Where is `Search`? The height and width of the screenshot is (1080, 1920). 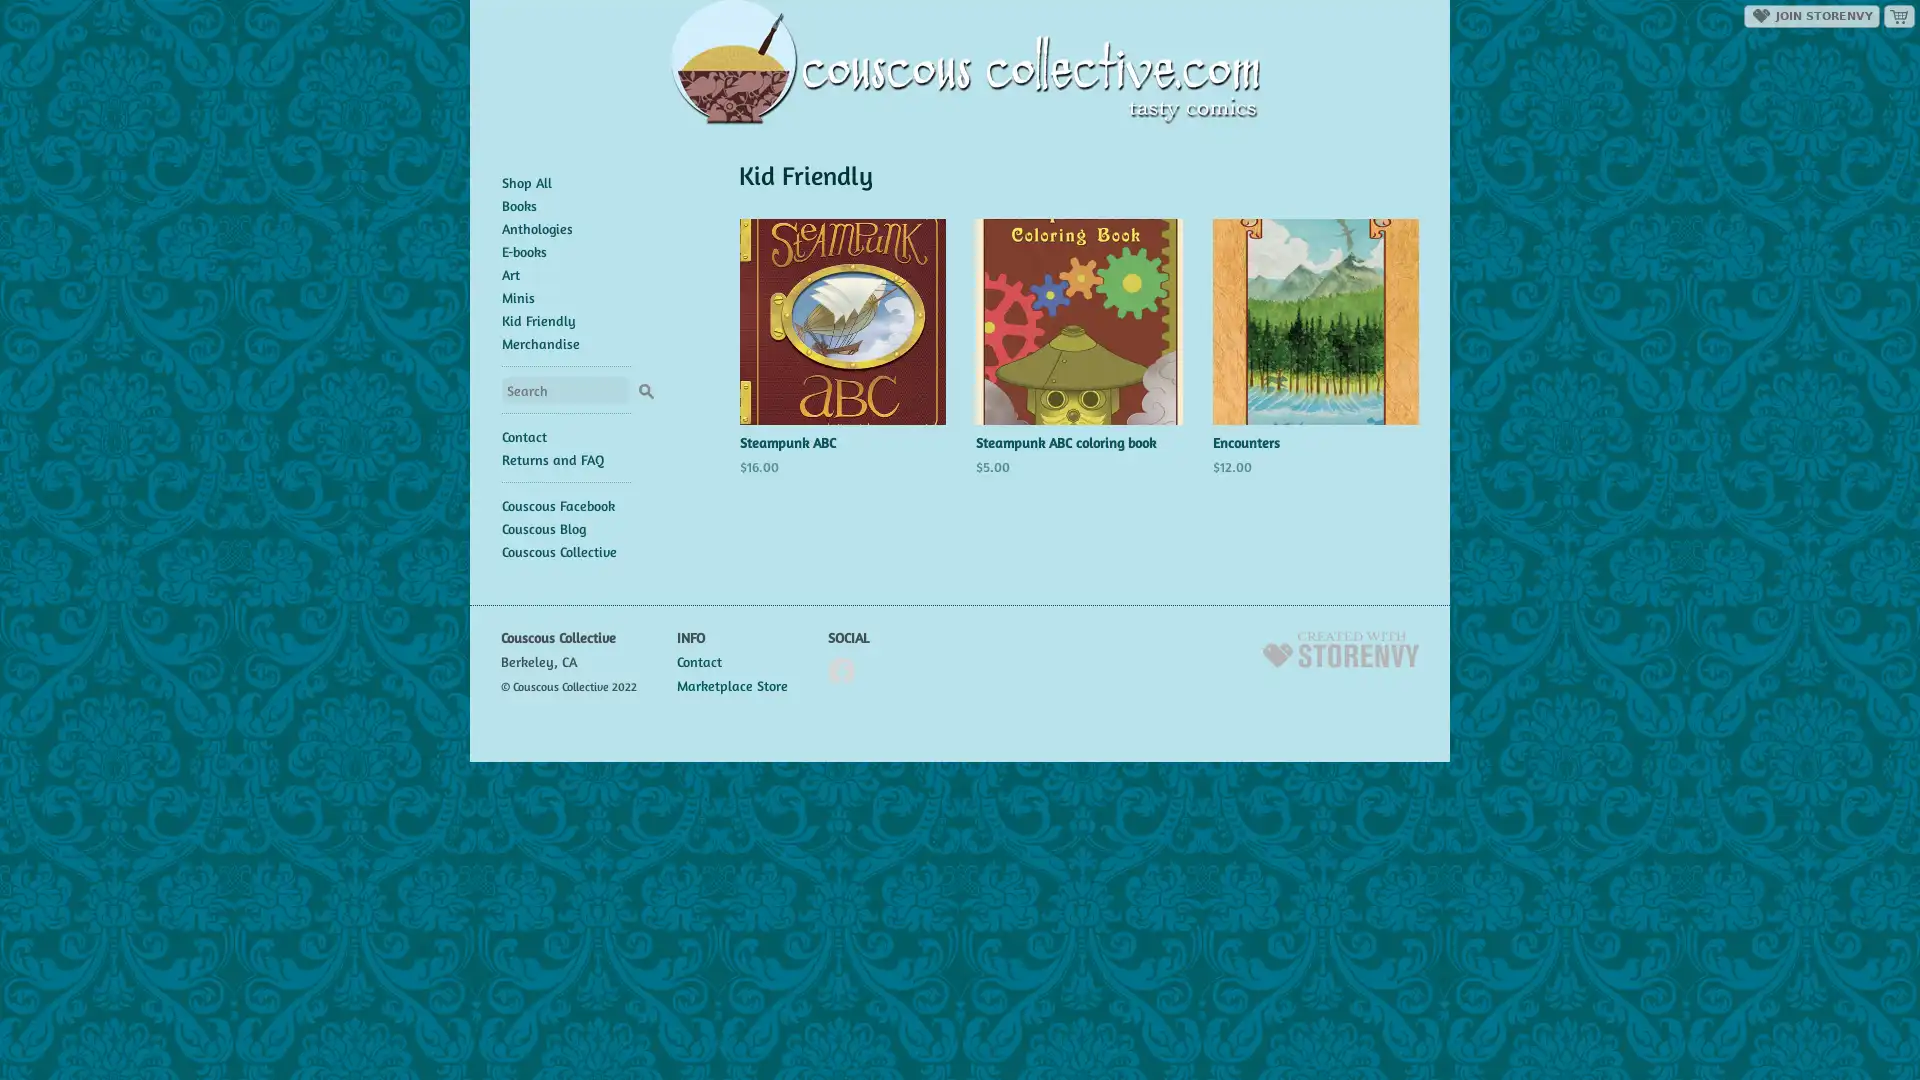 Search is located at coordinates (645, 388).